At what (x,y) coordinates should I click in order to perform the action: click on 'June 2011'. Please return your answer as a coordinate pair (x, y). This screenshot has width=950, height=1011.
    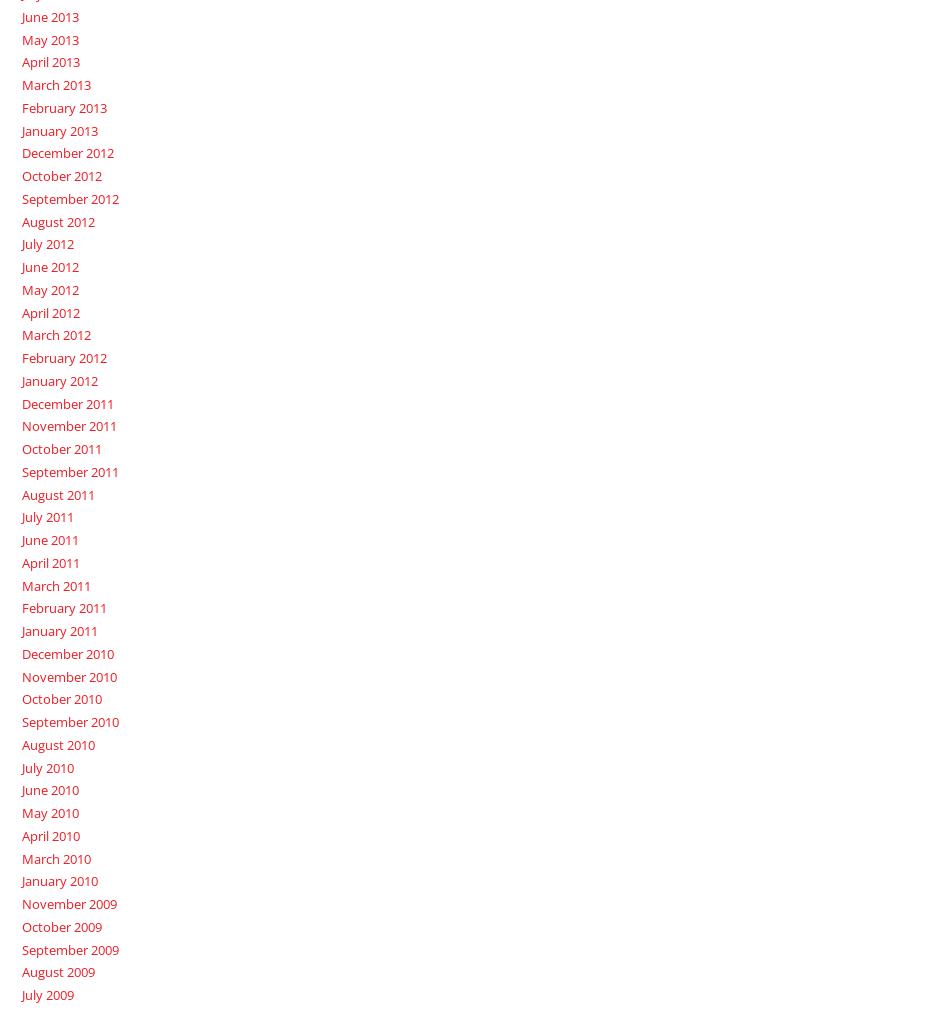
    Looking at the image, I should click on (49, 539).